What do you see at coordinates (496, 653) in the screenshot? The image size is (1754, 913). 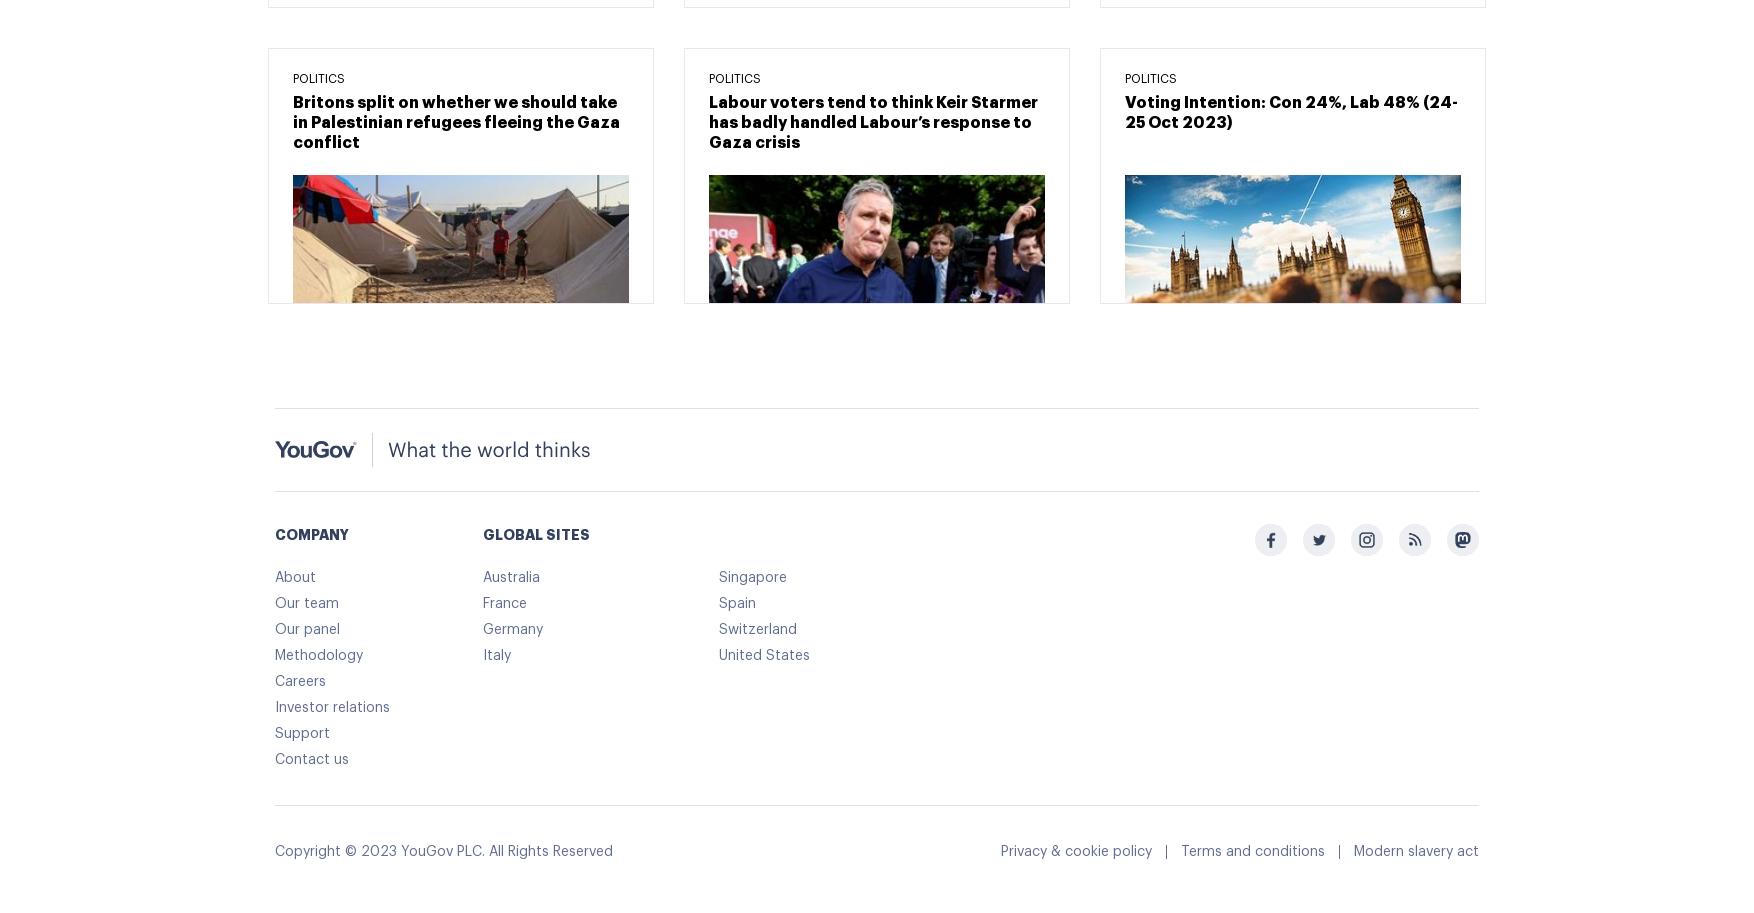 I see `'Italy'` at bounding box center [496, 653].